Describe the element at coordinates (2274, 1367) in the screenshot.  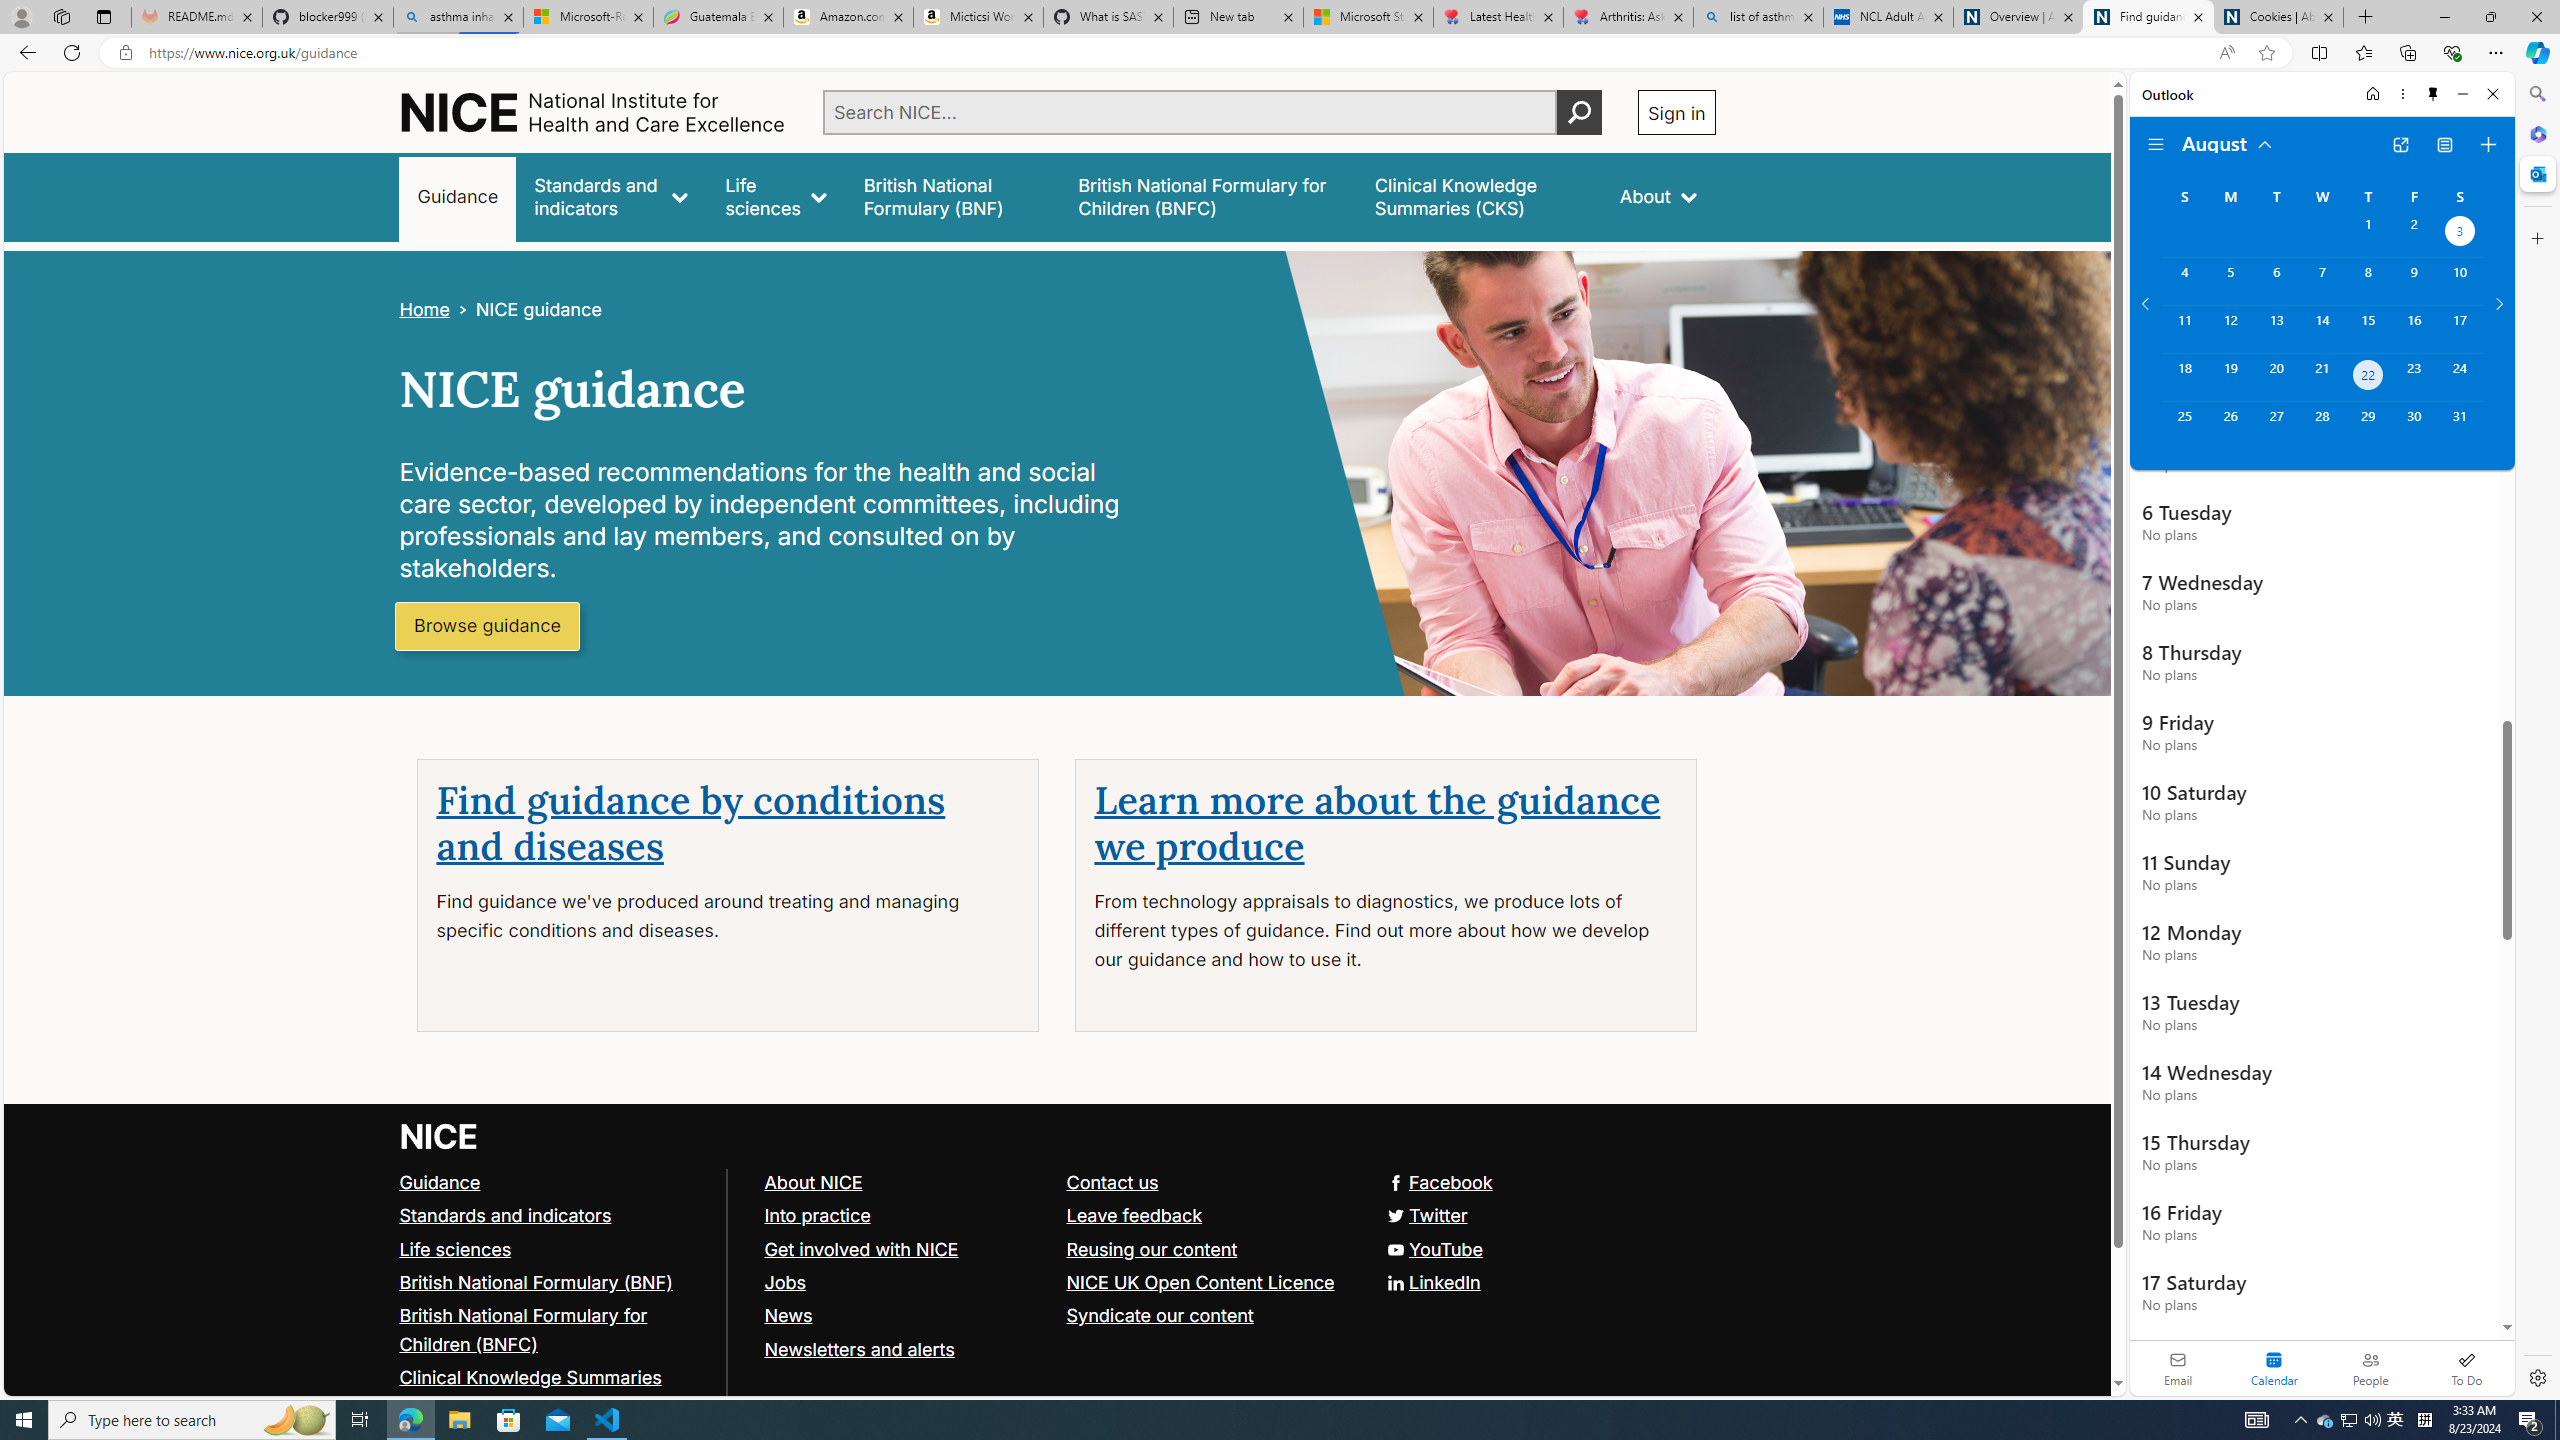
I see `'Selected calendar module. Date today is 22'` at that location.